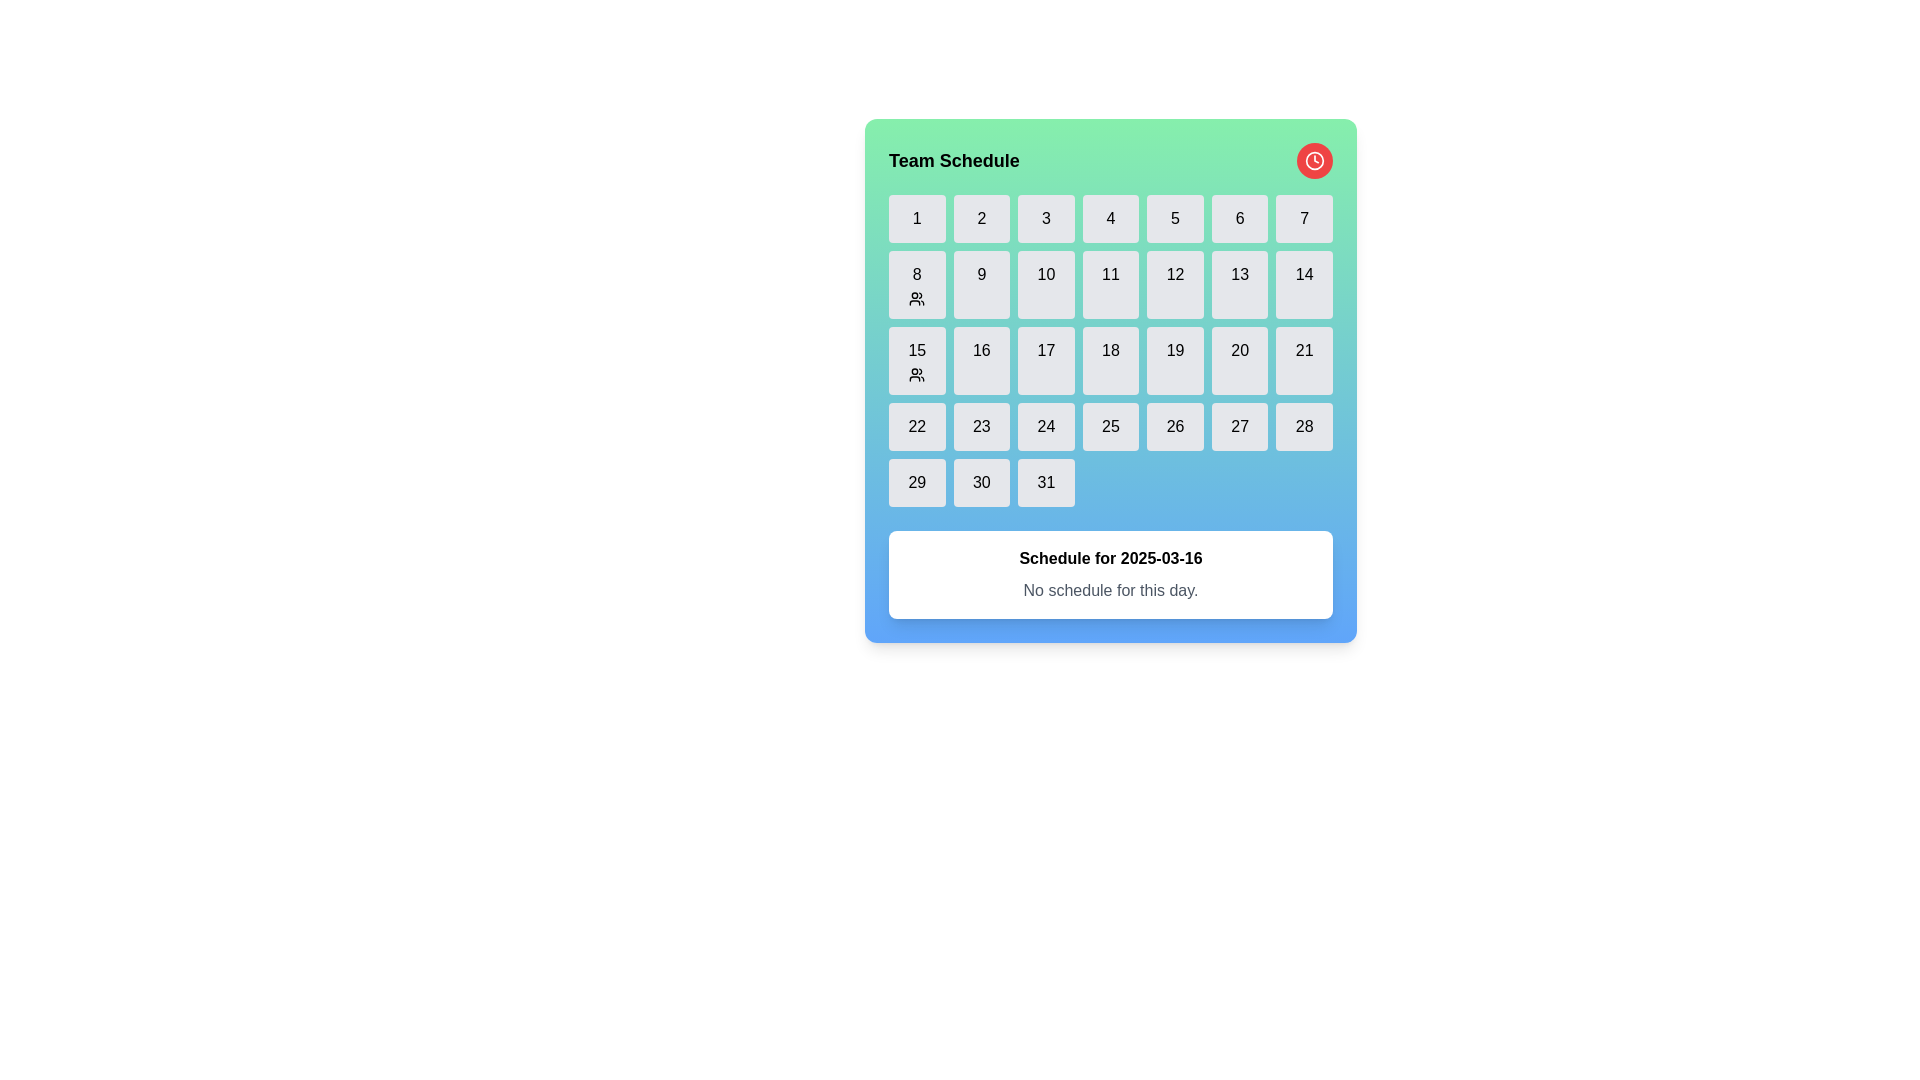 Image resolution: width=1920 pixels, height=1080 pixels. I want to click on the interactive scheduling button located in the top-right corner of the 'Team Schedule' interface, next, so click(1315, 160).